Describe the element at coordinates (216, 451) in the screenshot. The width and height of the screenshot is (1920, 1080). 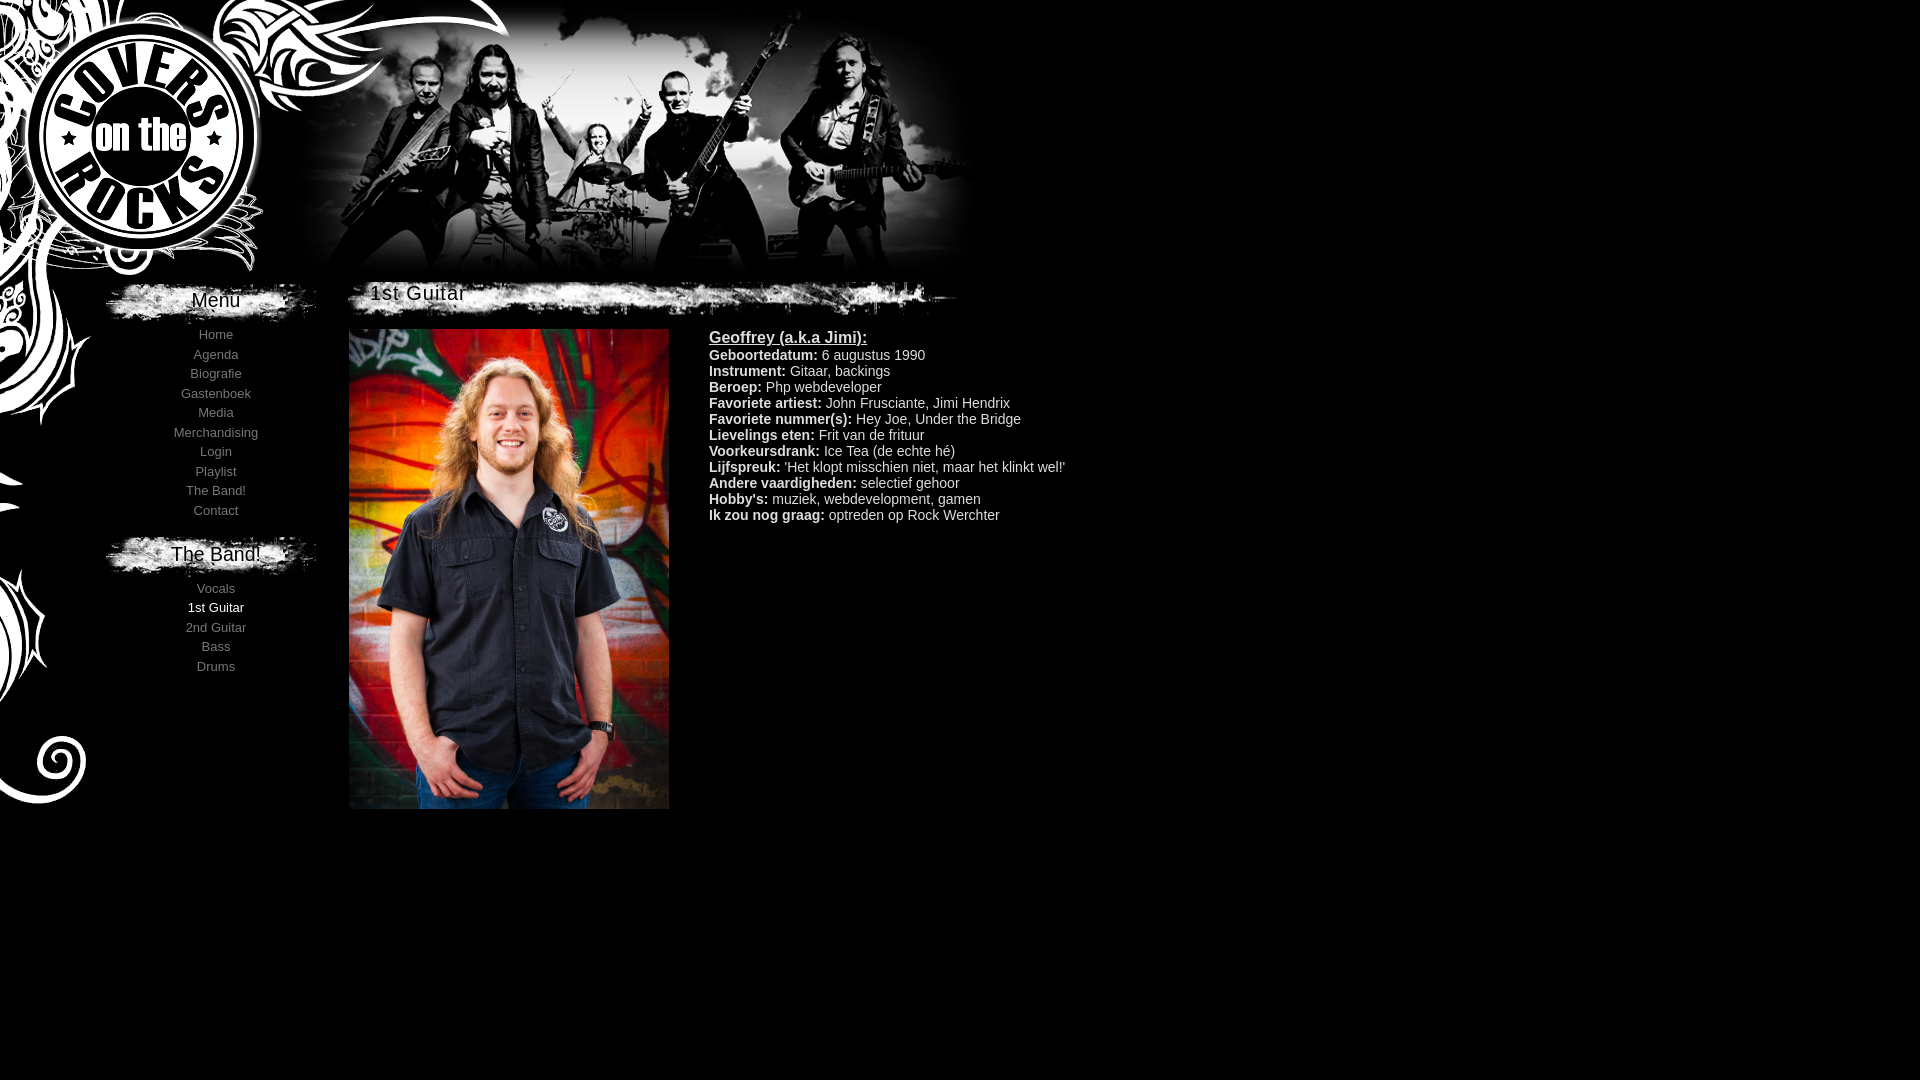
I see `'Login'` at that location.